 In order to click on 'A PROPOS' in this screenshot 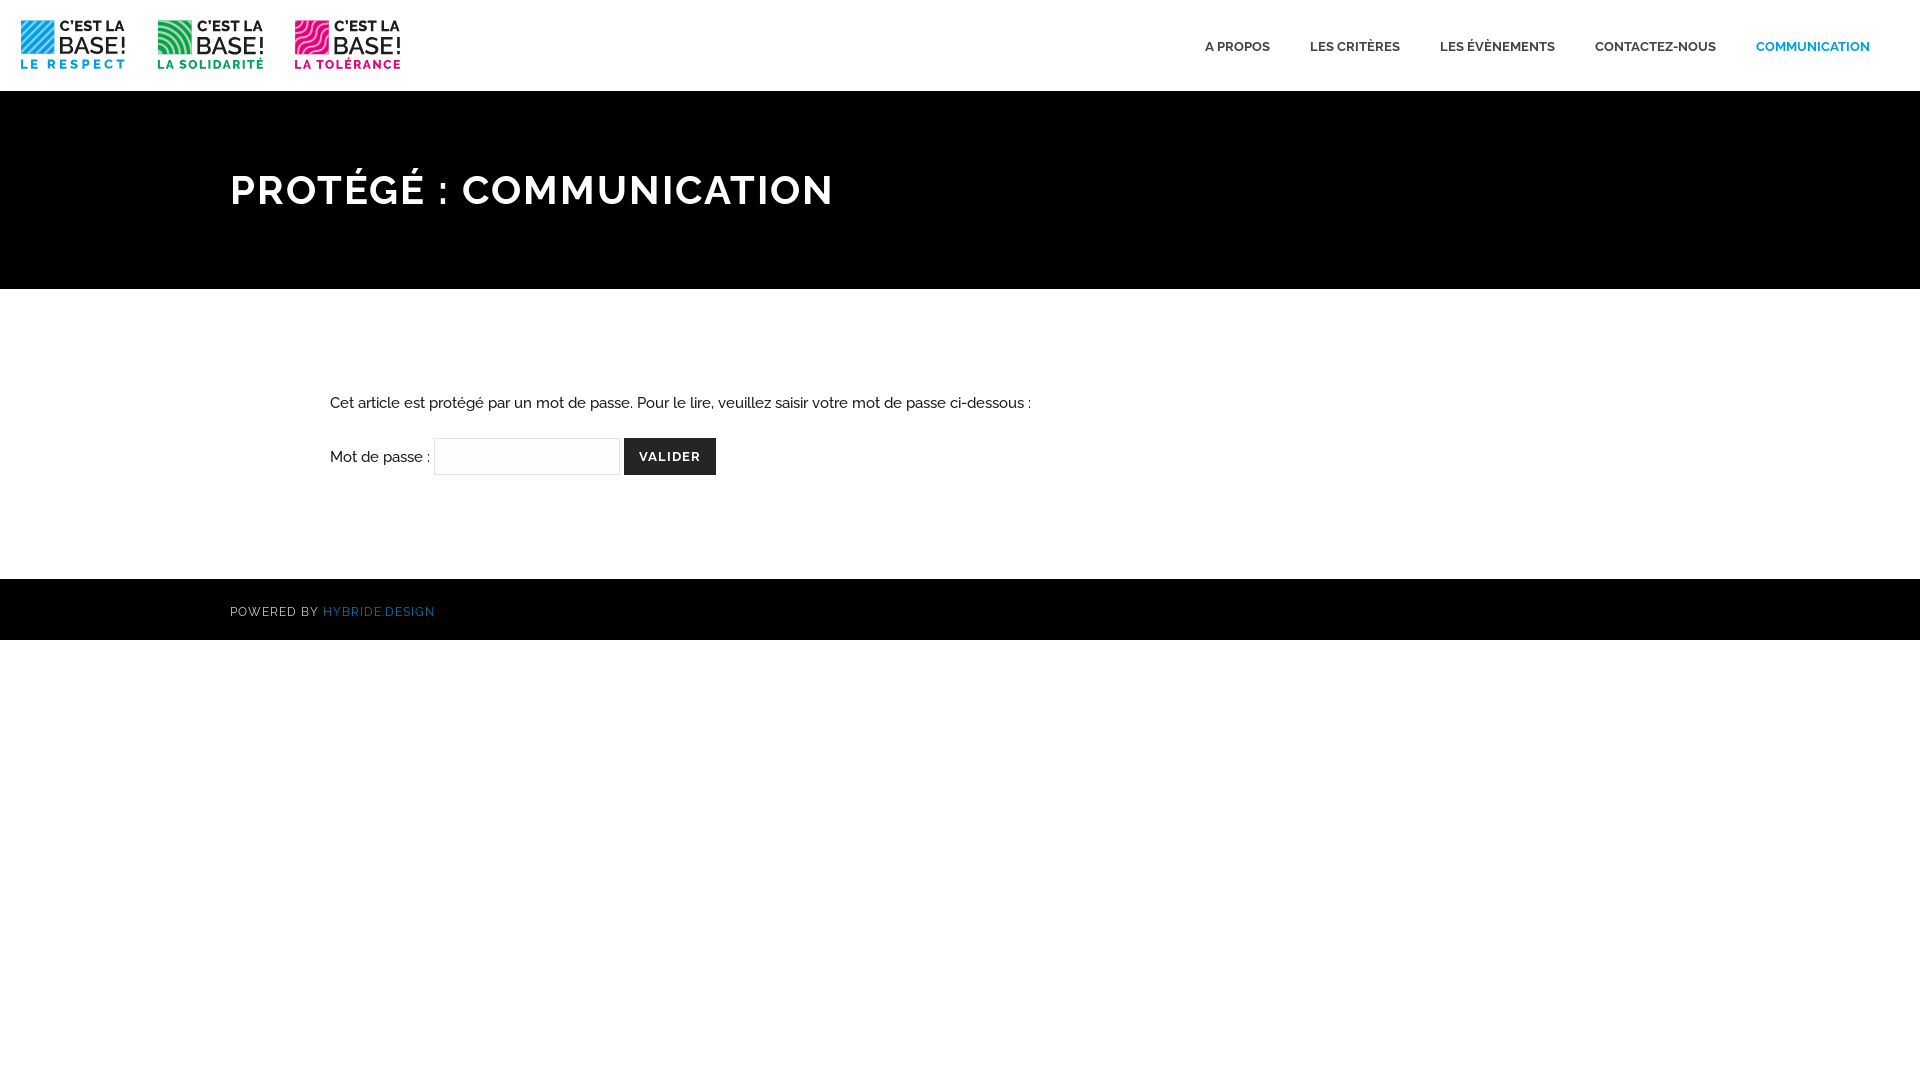, I will do `click(1236, 45)`.